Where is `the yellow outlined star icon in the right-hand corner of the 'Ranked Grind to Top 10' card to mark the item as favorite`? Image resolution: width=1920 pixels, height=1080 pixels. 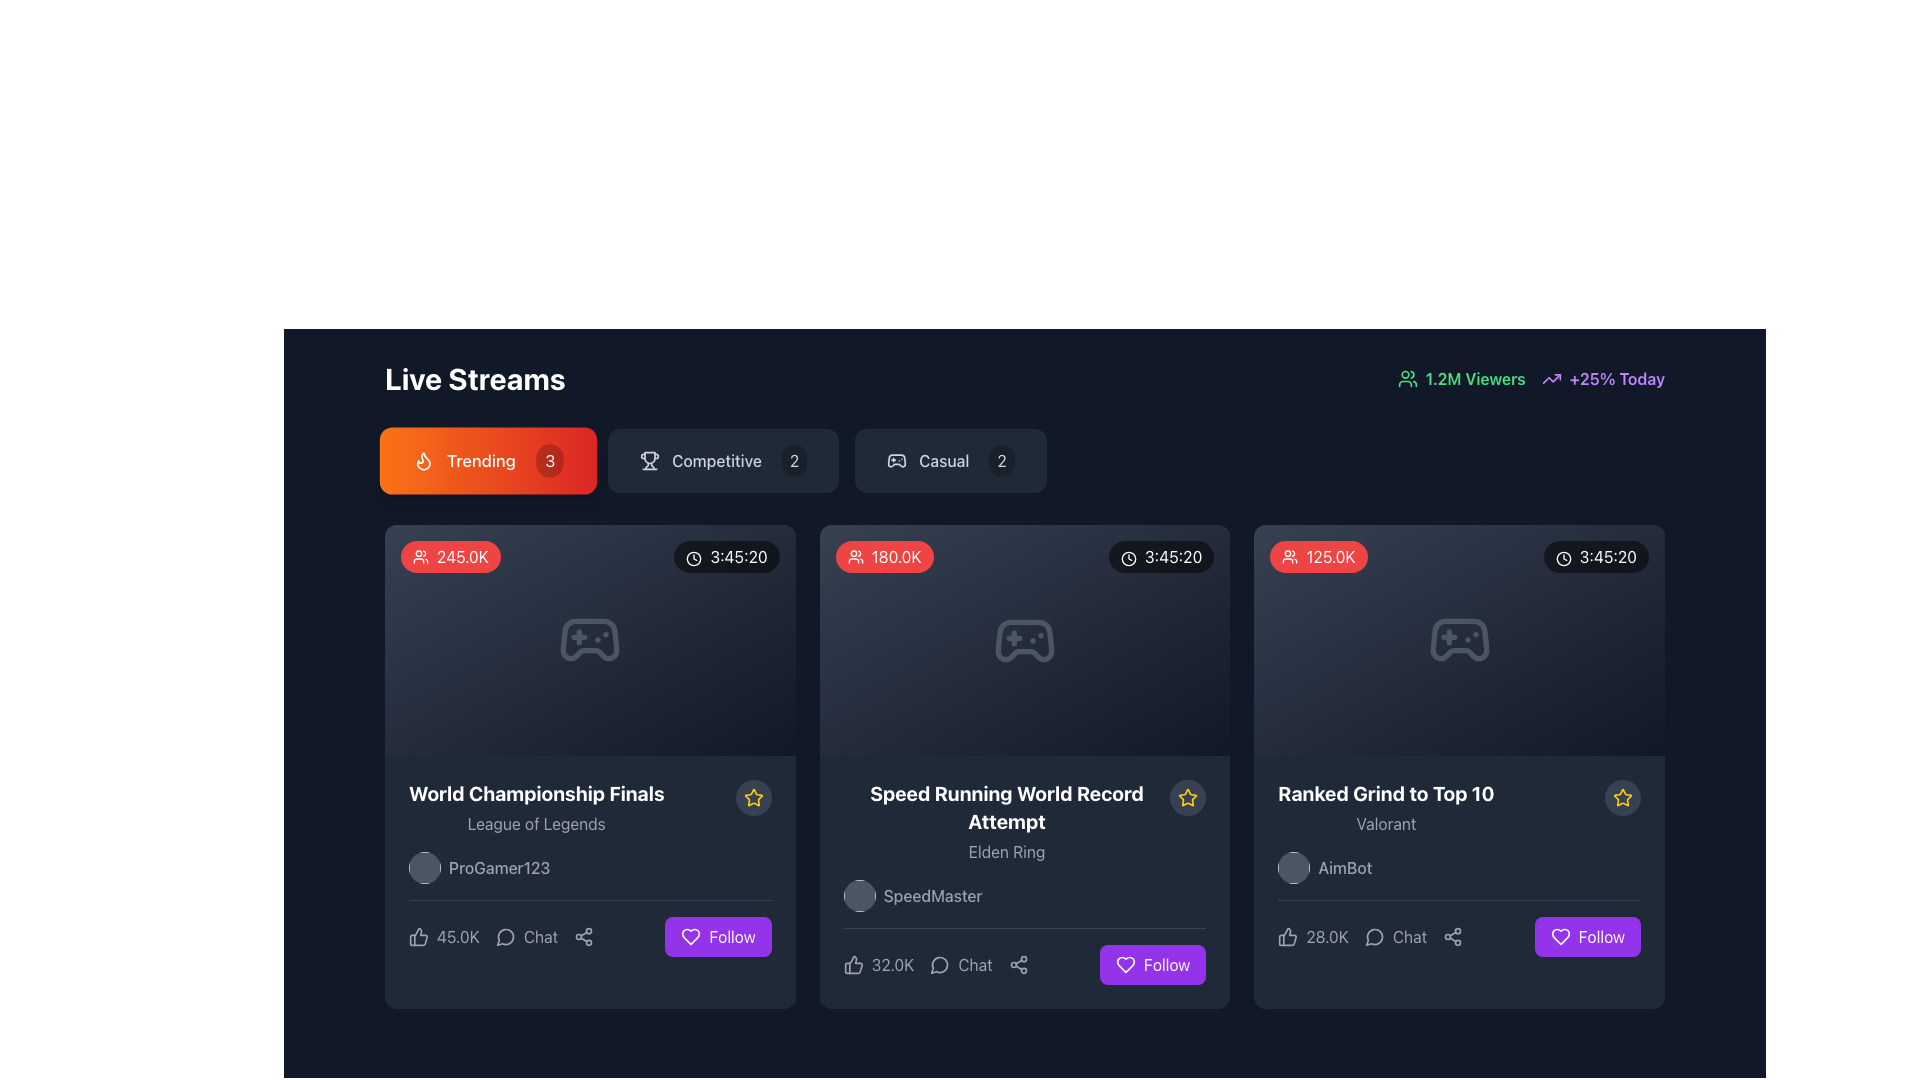 the yellow outlined star icon in the right-hand corner of the 'Ranked Grind to Top 10' card to mark the item as favorite is located at coordinates (1188, 796).